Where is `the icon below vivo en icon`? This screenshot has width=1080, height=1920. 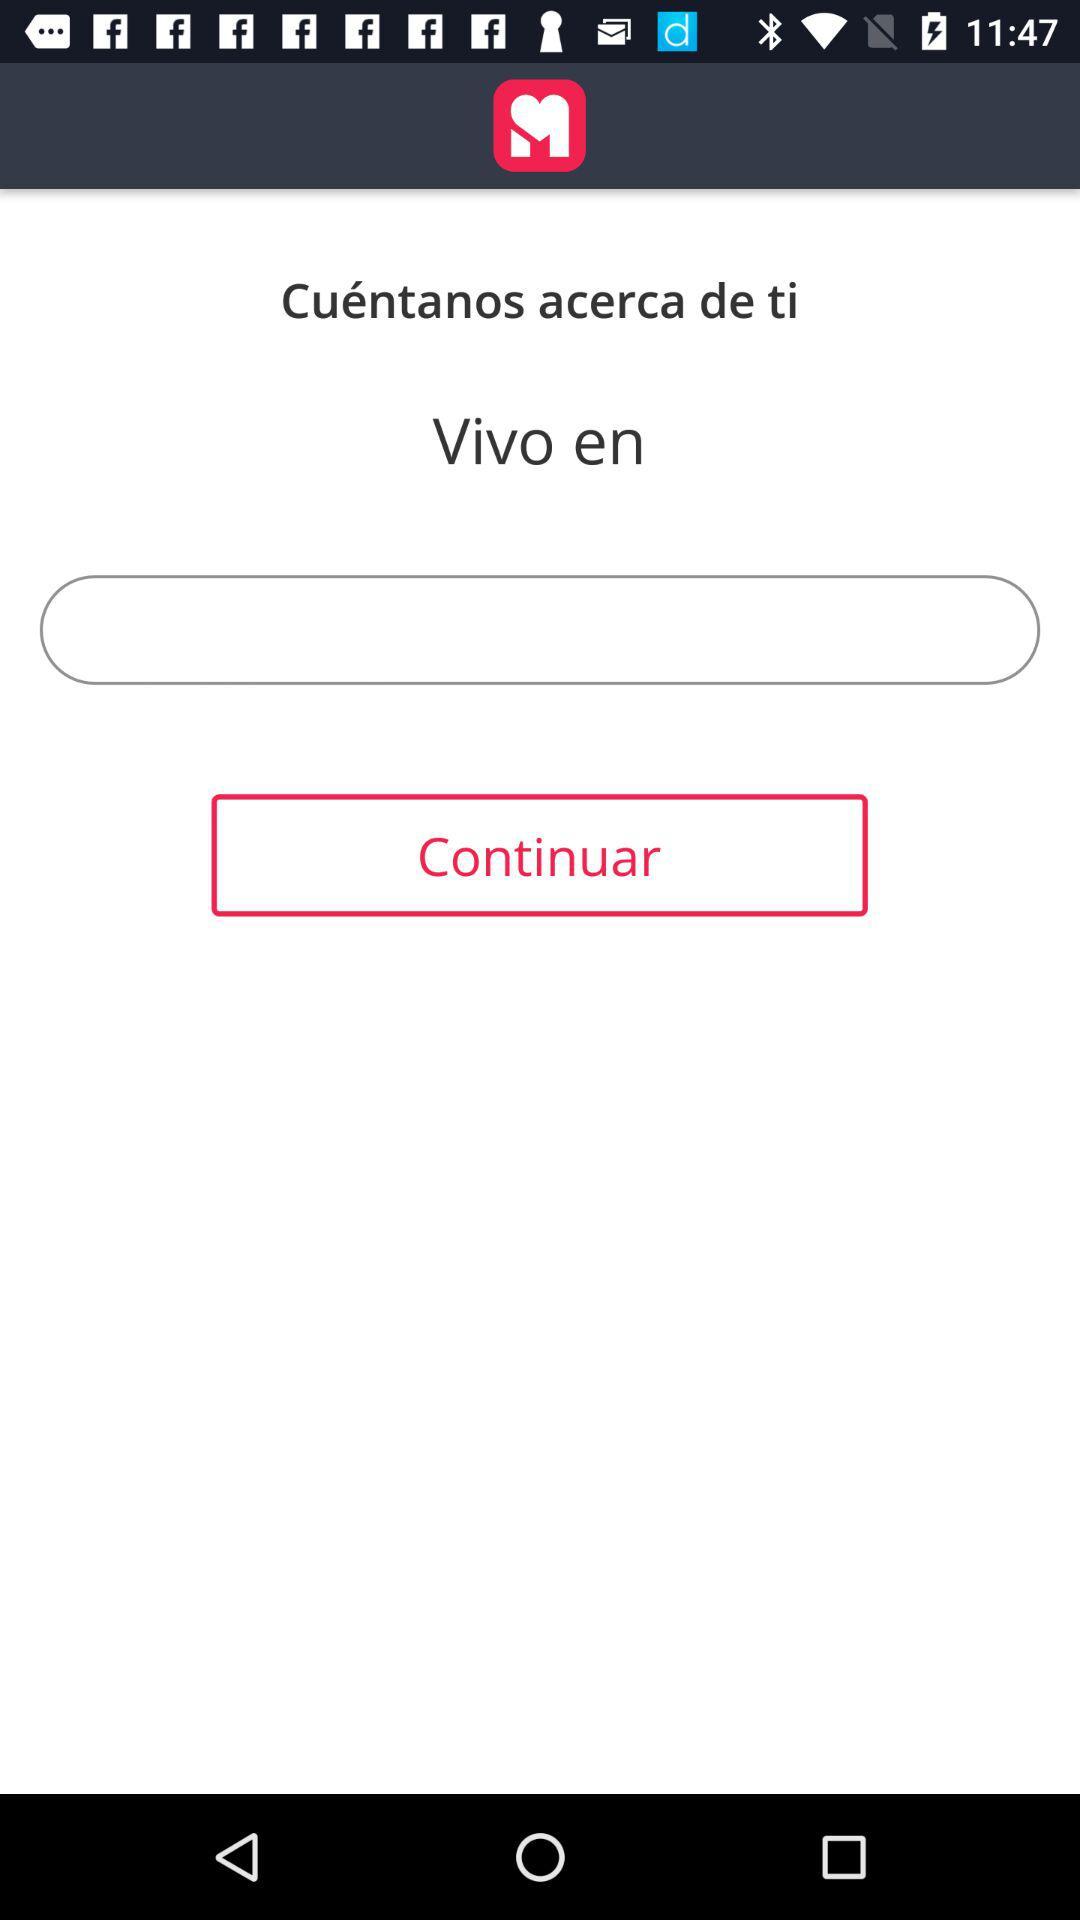
the icon below vivo en icon is located at coordinates (540, 628).